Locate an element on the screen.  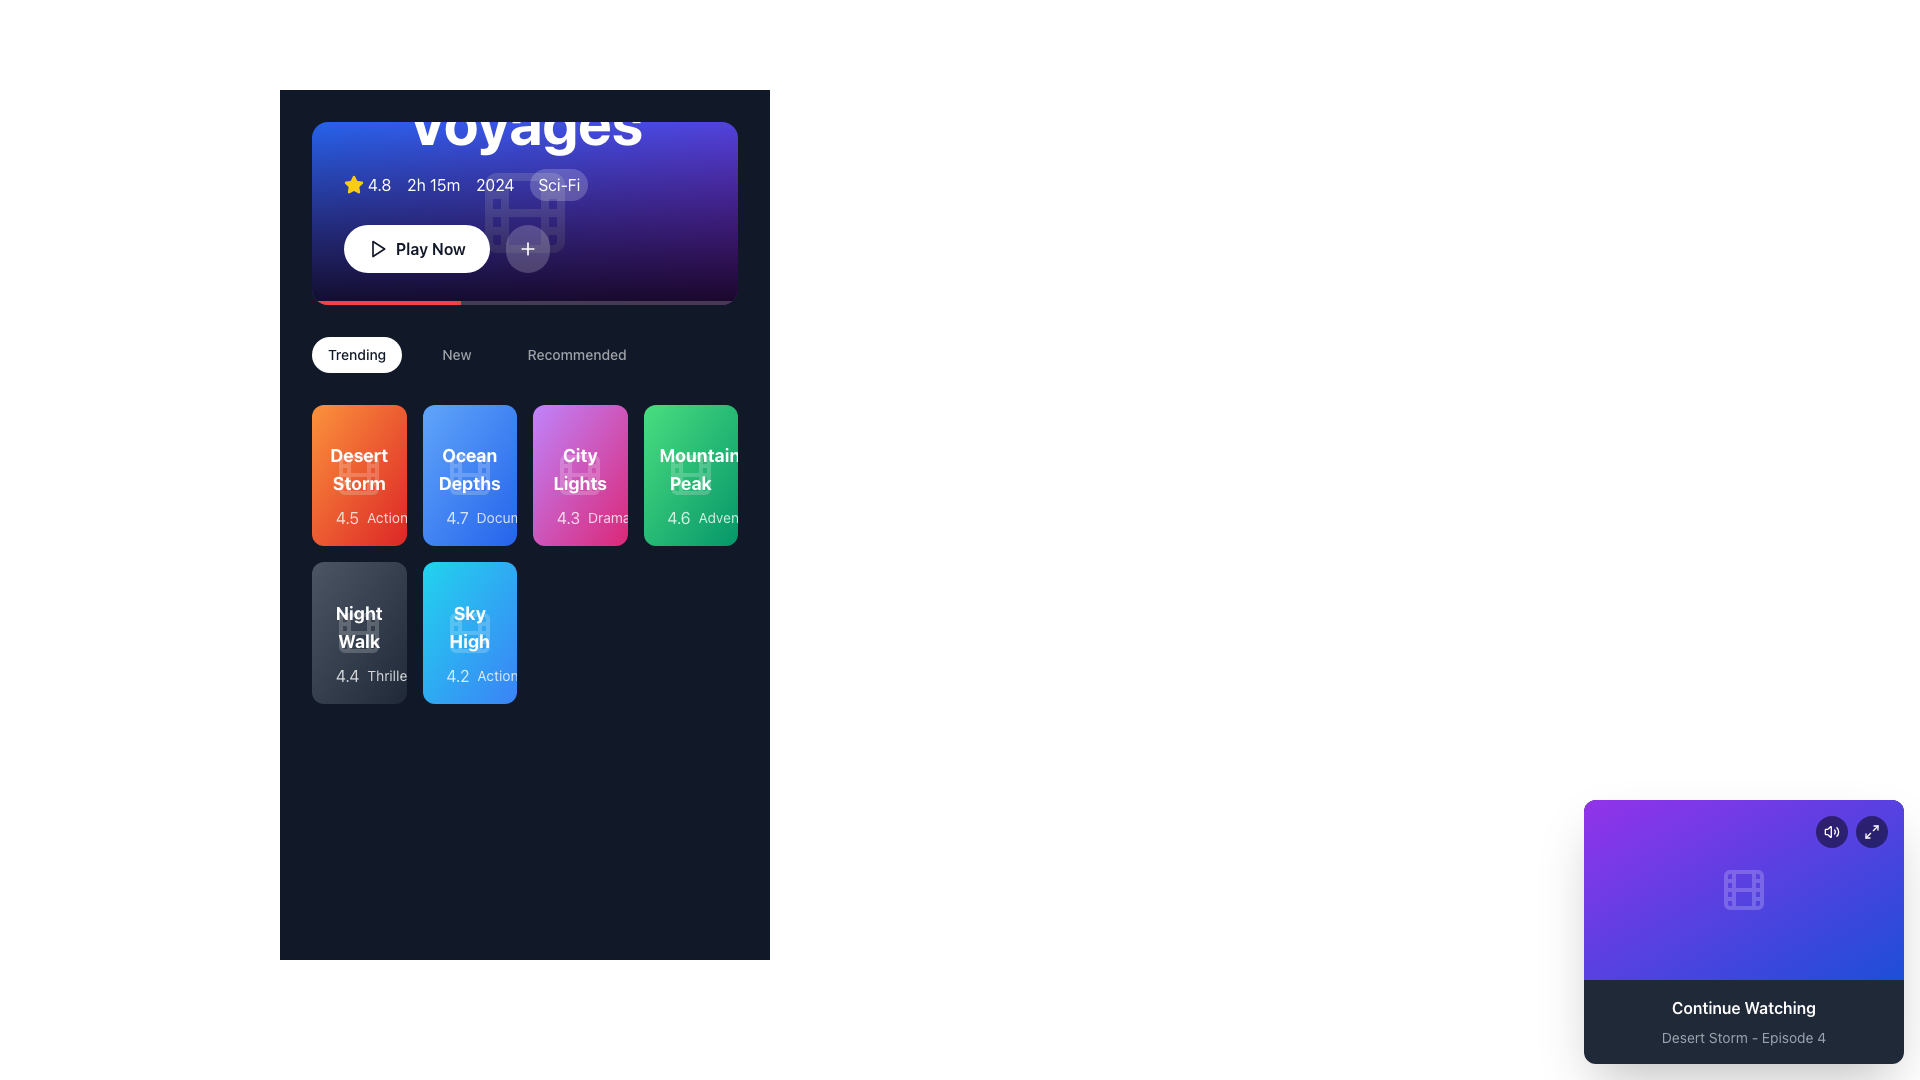
the Interactive icon group consisting of buttons is located at coordinates (1851, 832).